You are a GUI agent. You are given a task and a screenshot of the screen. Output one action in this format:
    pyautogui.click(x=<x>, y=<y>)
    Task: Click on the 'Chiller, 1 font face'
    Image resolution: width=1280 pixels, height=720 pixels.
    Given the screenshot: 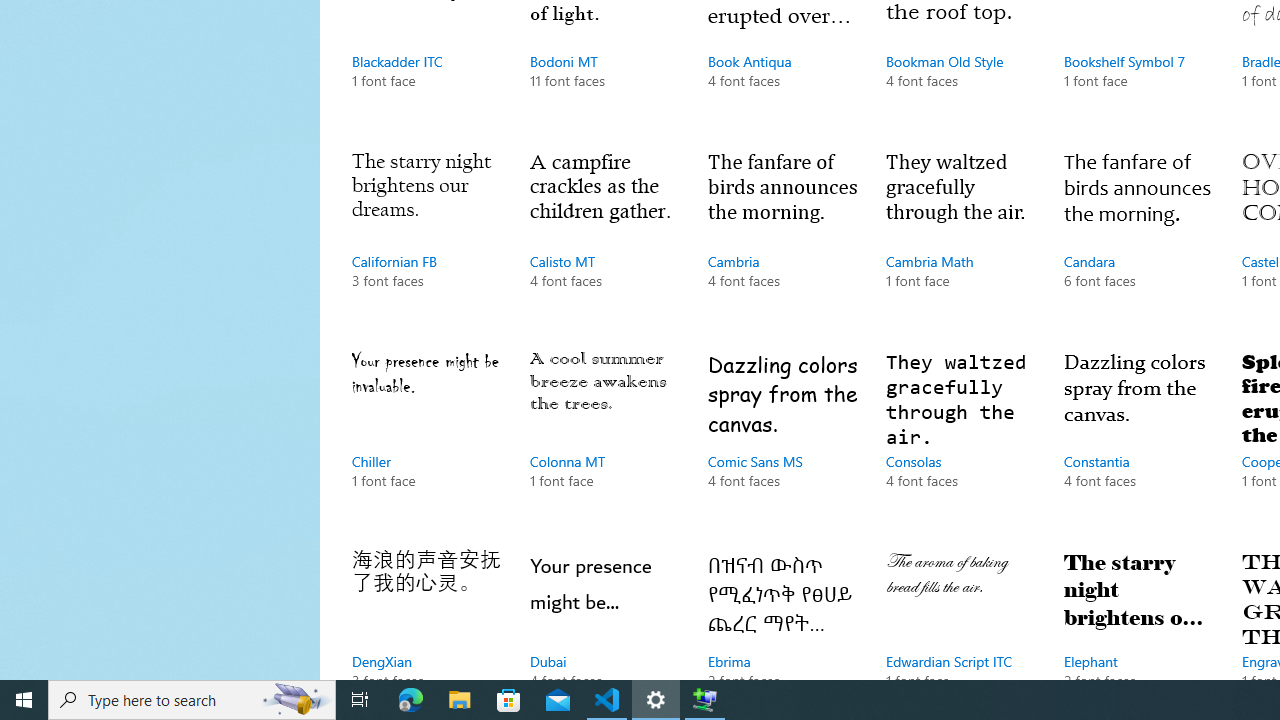 What is the action you would take?
    pyautogui.click(x=425, y=438)
    